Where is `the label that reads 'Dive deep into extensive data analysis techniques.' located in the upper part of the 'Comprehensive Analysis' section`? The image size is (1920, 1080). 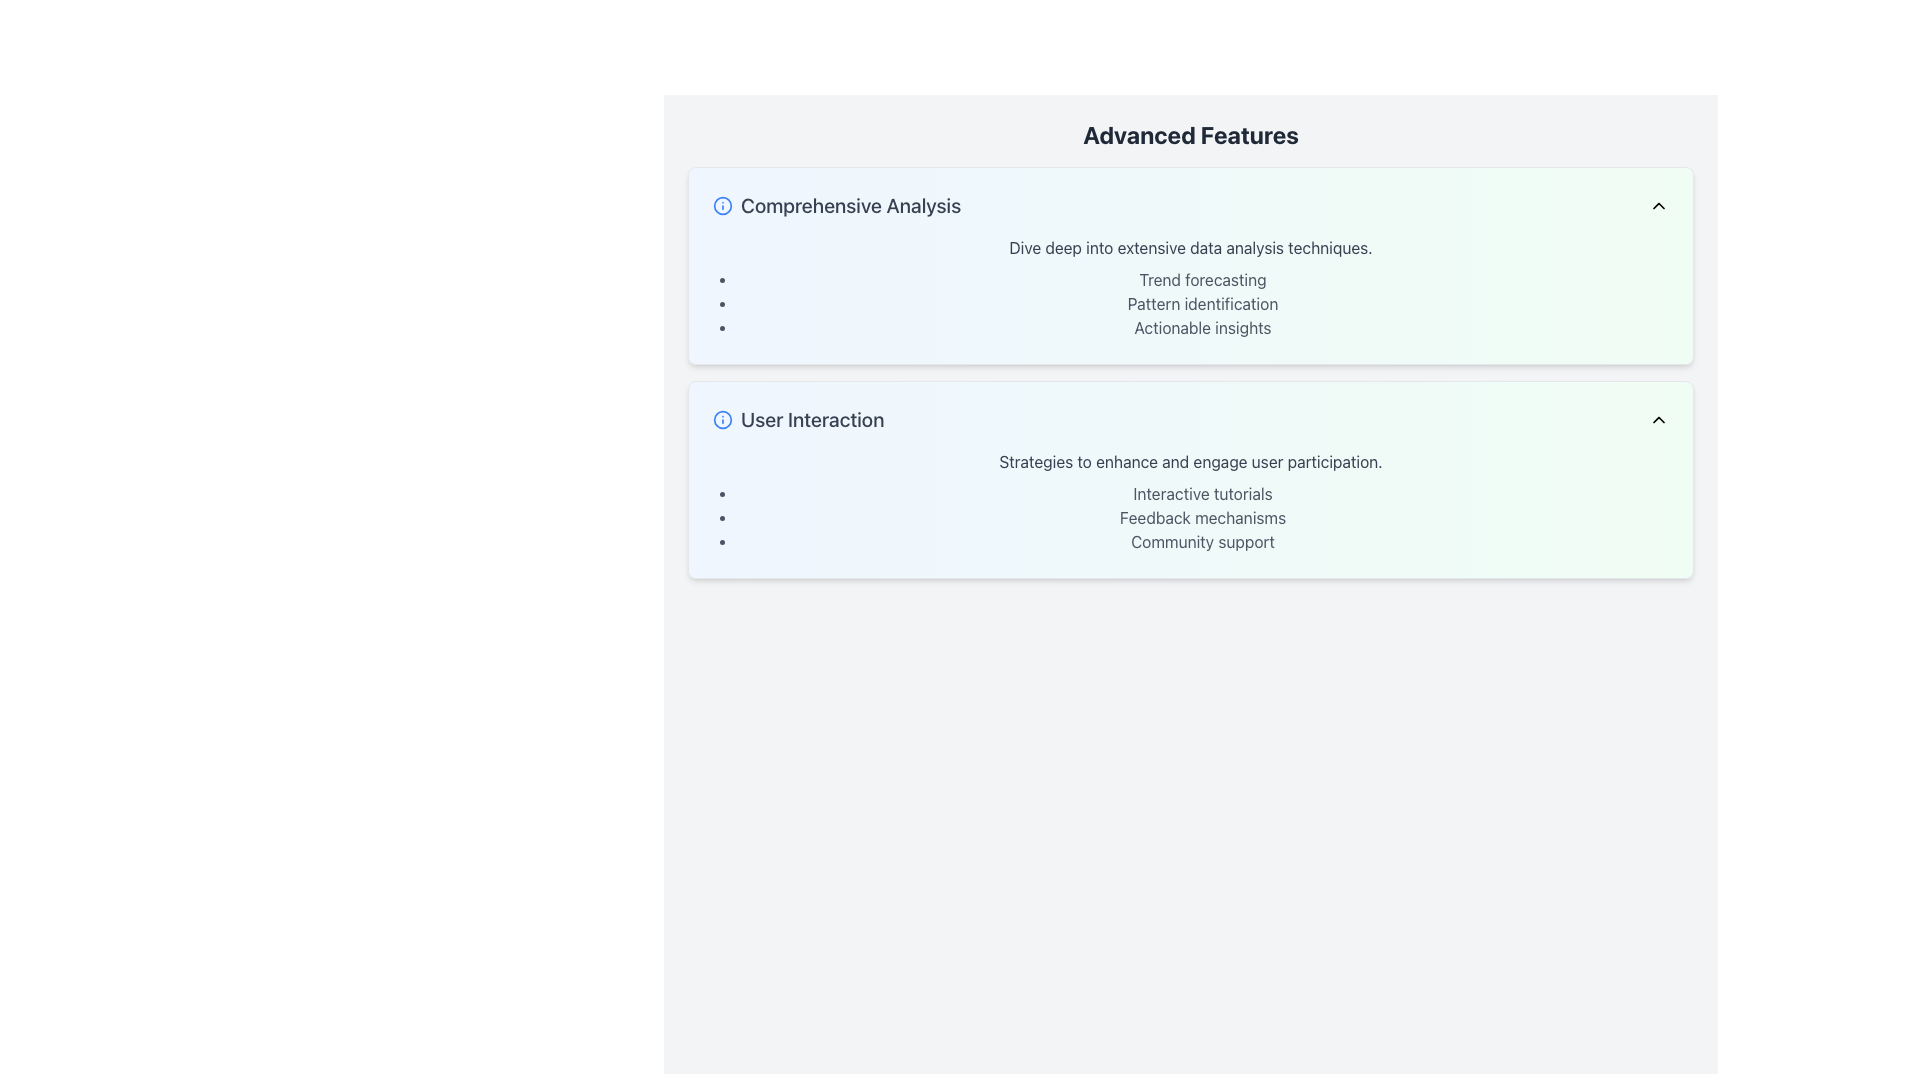 the label that reads 'Dive deep into extensive data analysis techniques.' located in the upper part of the 'Comprehensive Analysis' section is located at coordinates (1190, 246).